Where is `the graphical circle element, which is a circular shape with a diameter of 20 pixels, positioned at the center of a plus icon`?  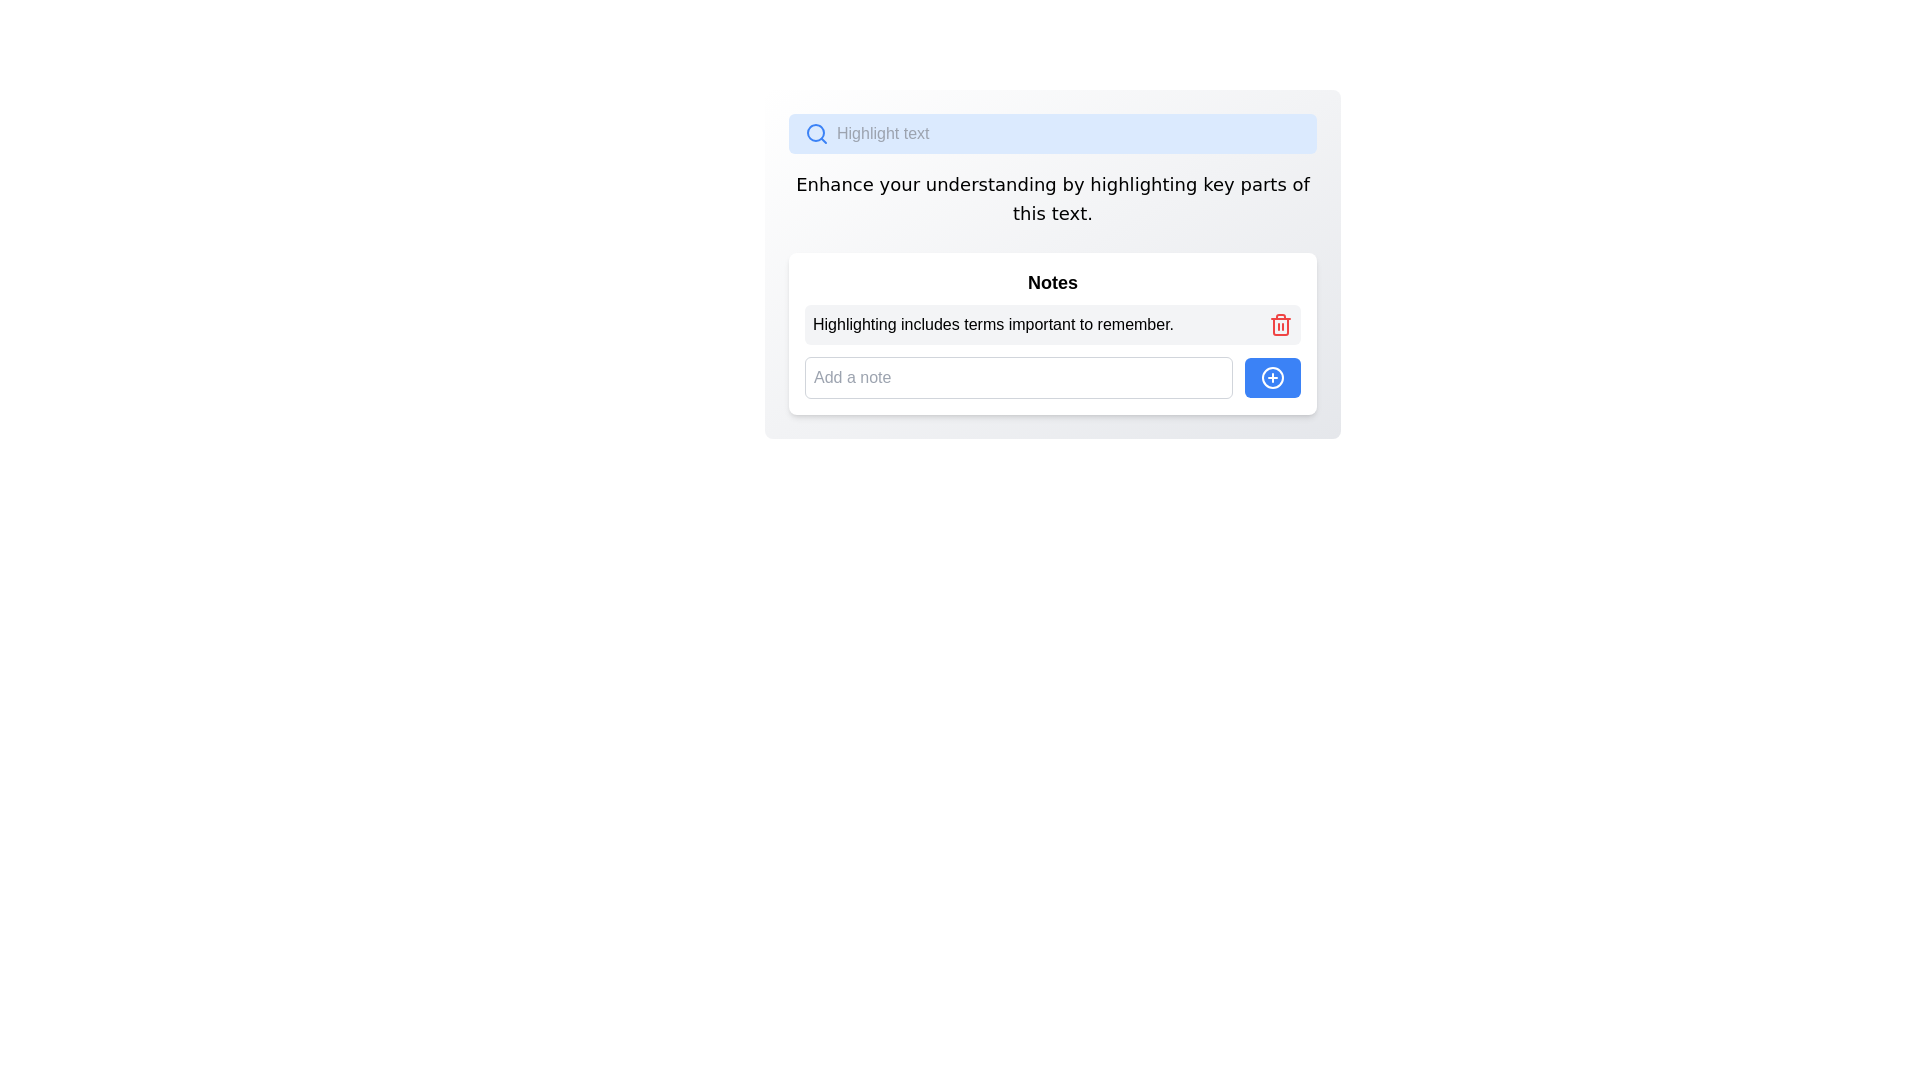
the graphical circle element, which is a circular shape with a diameter of 20 pixels, positioned at the center of a plus icon is located at coordinates (1271, 377).